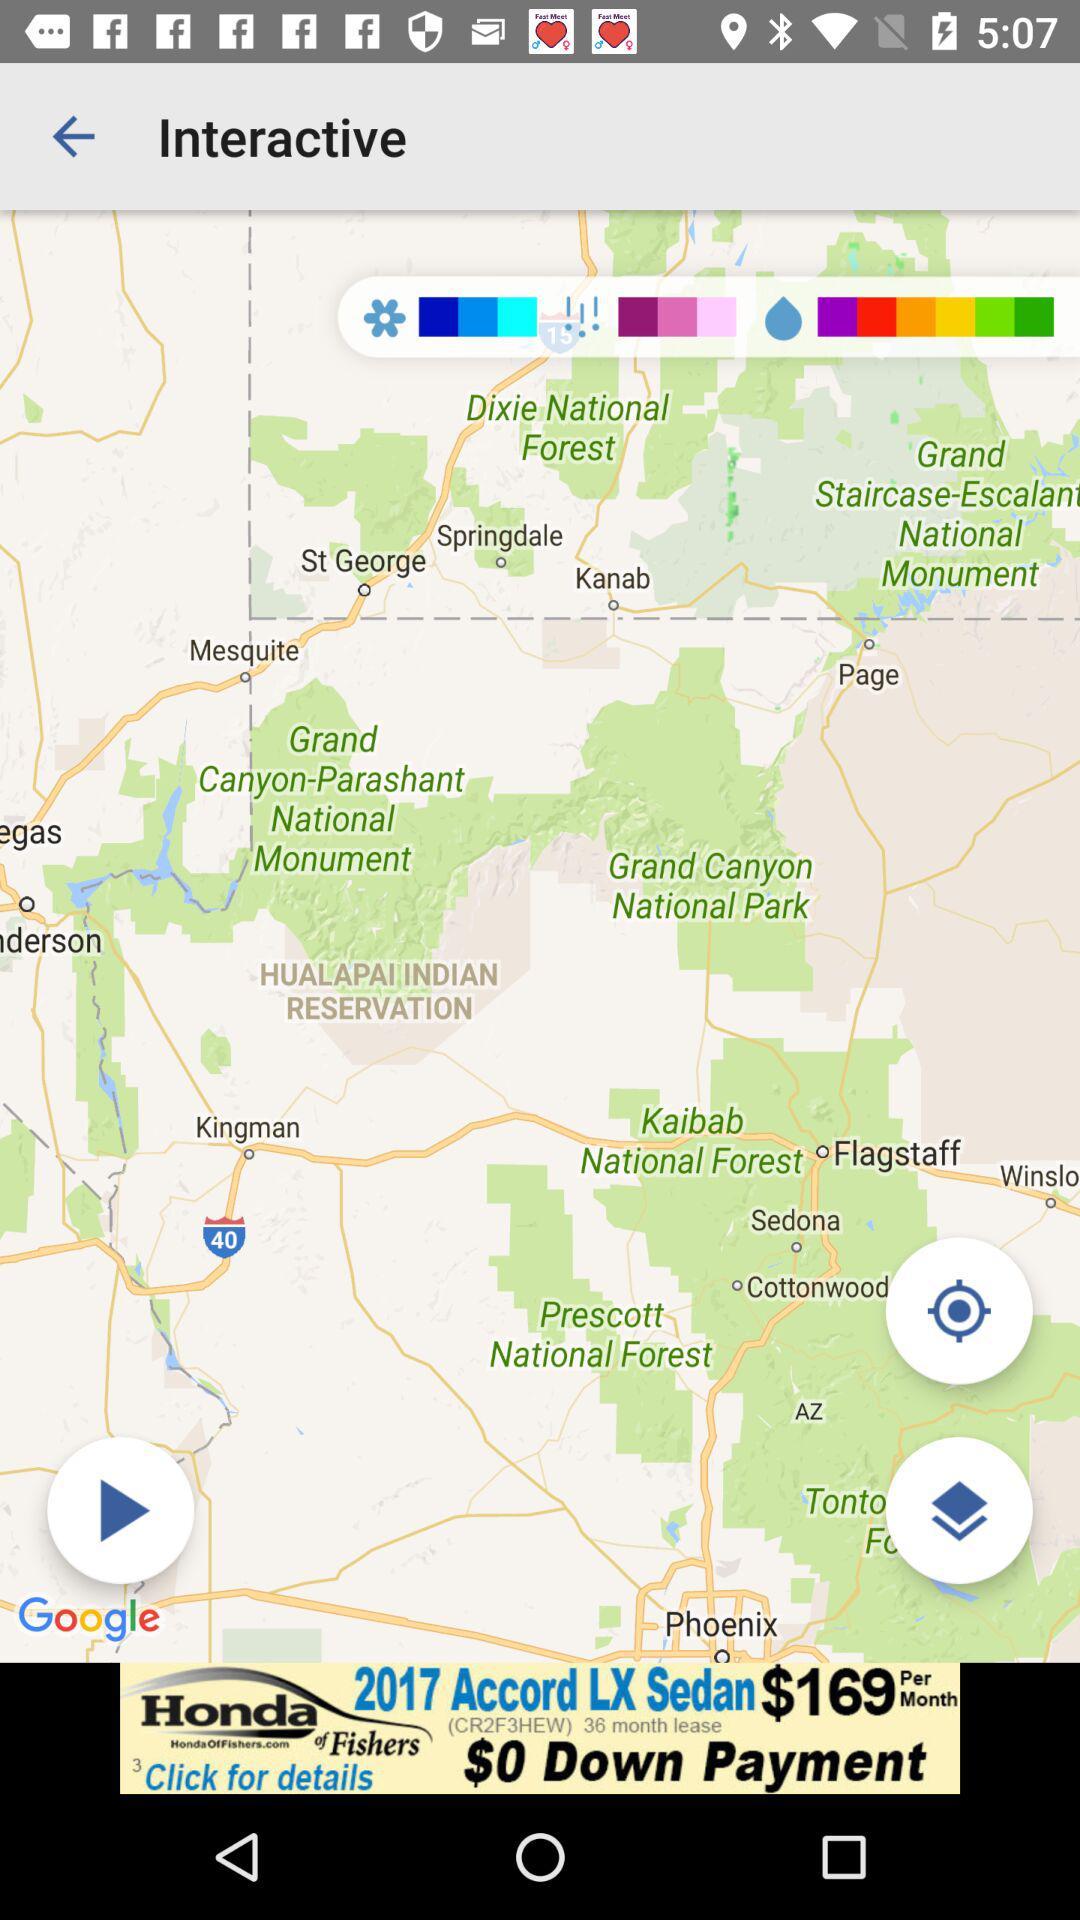 Image resolution: width=1080 pixels, height=1920 pixels. I want to click on the location_crosshair icon, so click(958, 1310).